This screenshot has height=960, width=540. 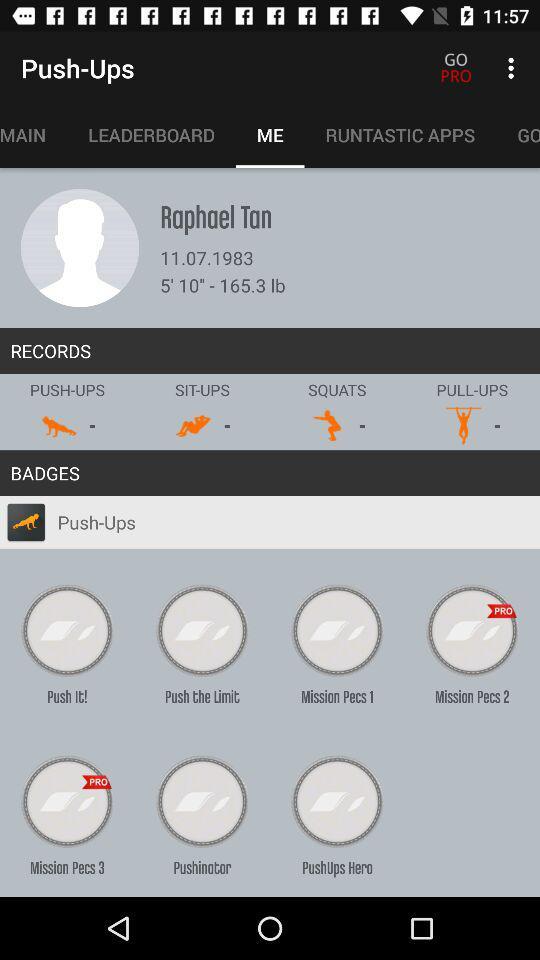 What do you see at coordinates (79, 247) in the screenshot?
I see `change profile picture` at bounding box center [79, 247].